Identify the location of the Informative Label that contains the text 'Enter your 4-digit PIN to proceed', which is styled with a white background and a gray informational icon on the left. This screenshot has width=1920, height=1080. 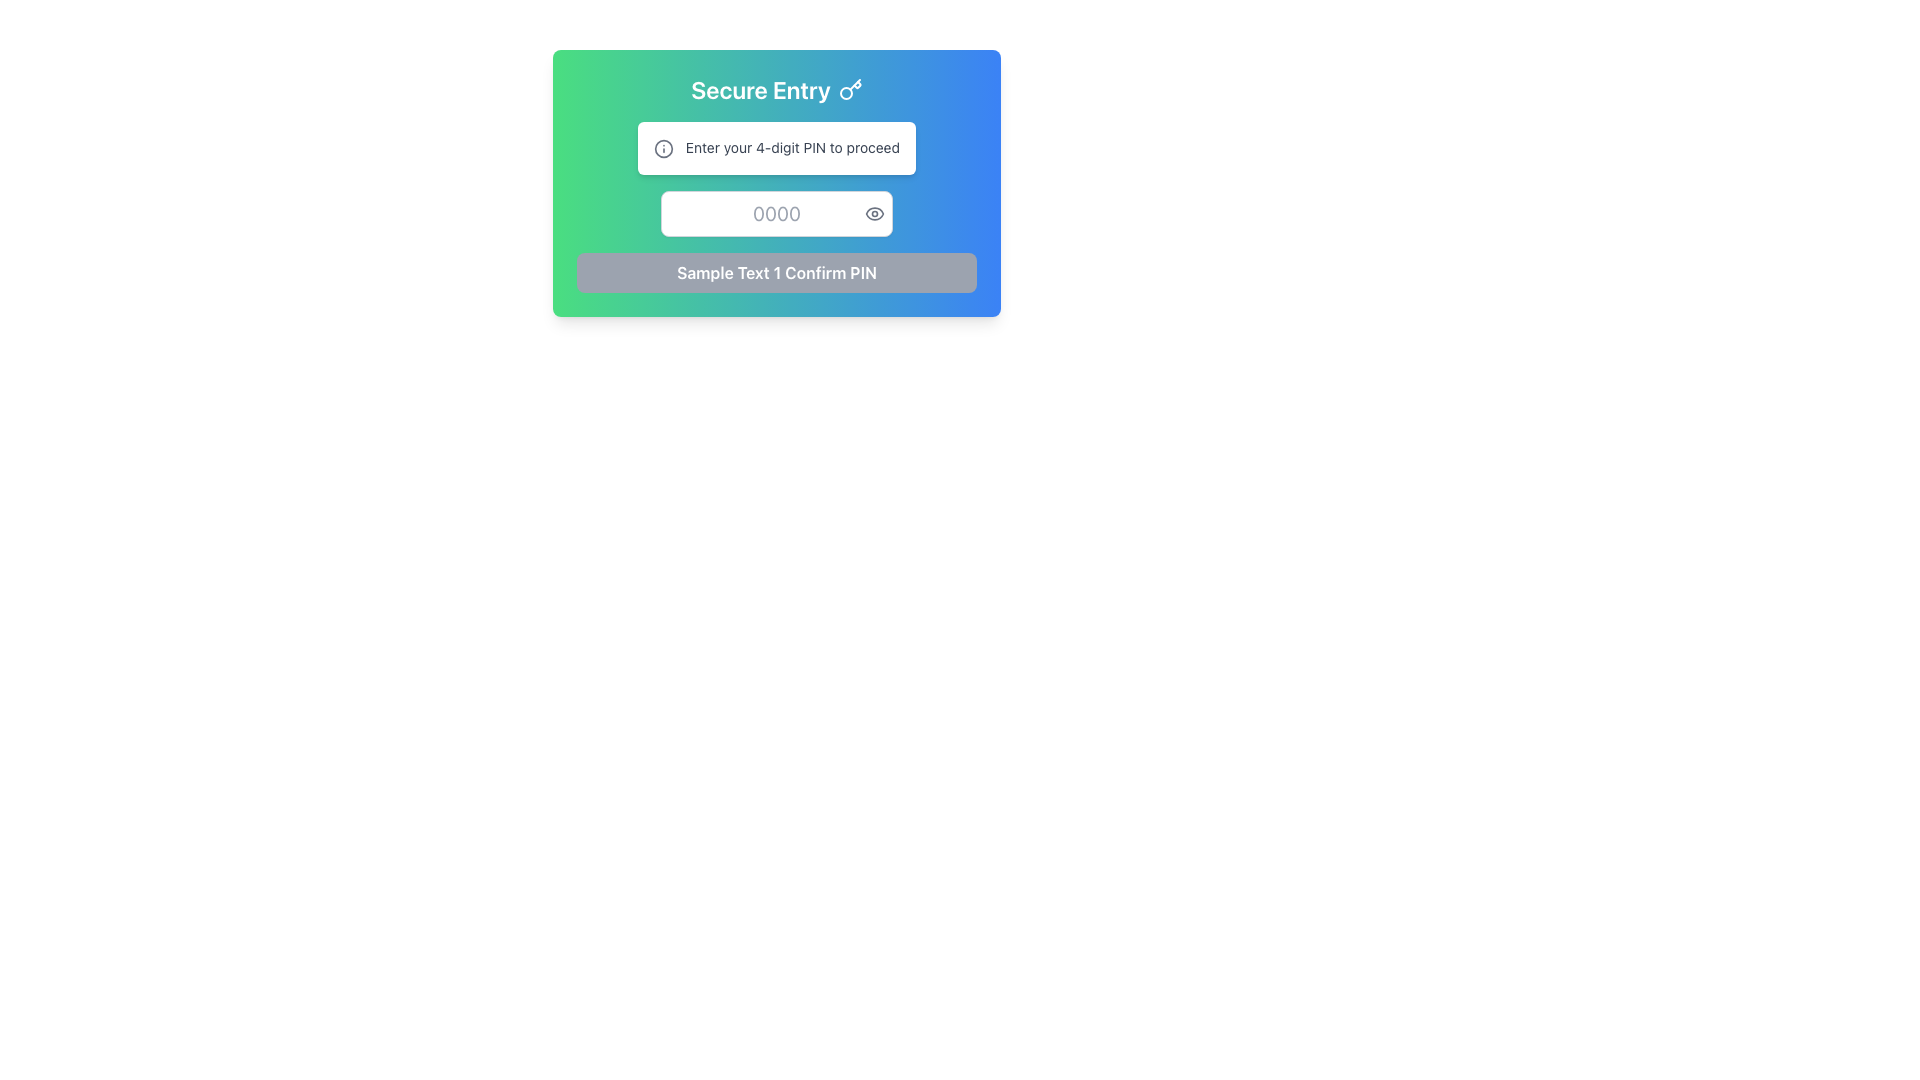
(776, 146).